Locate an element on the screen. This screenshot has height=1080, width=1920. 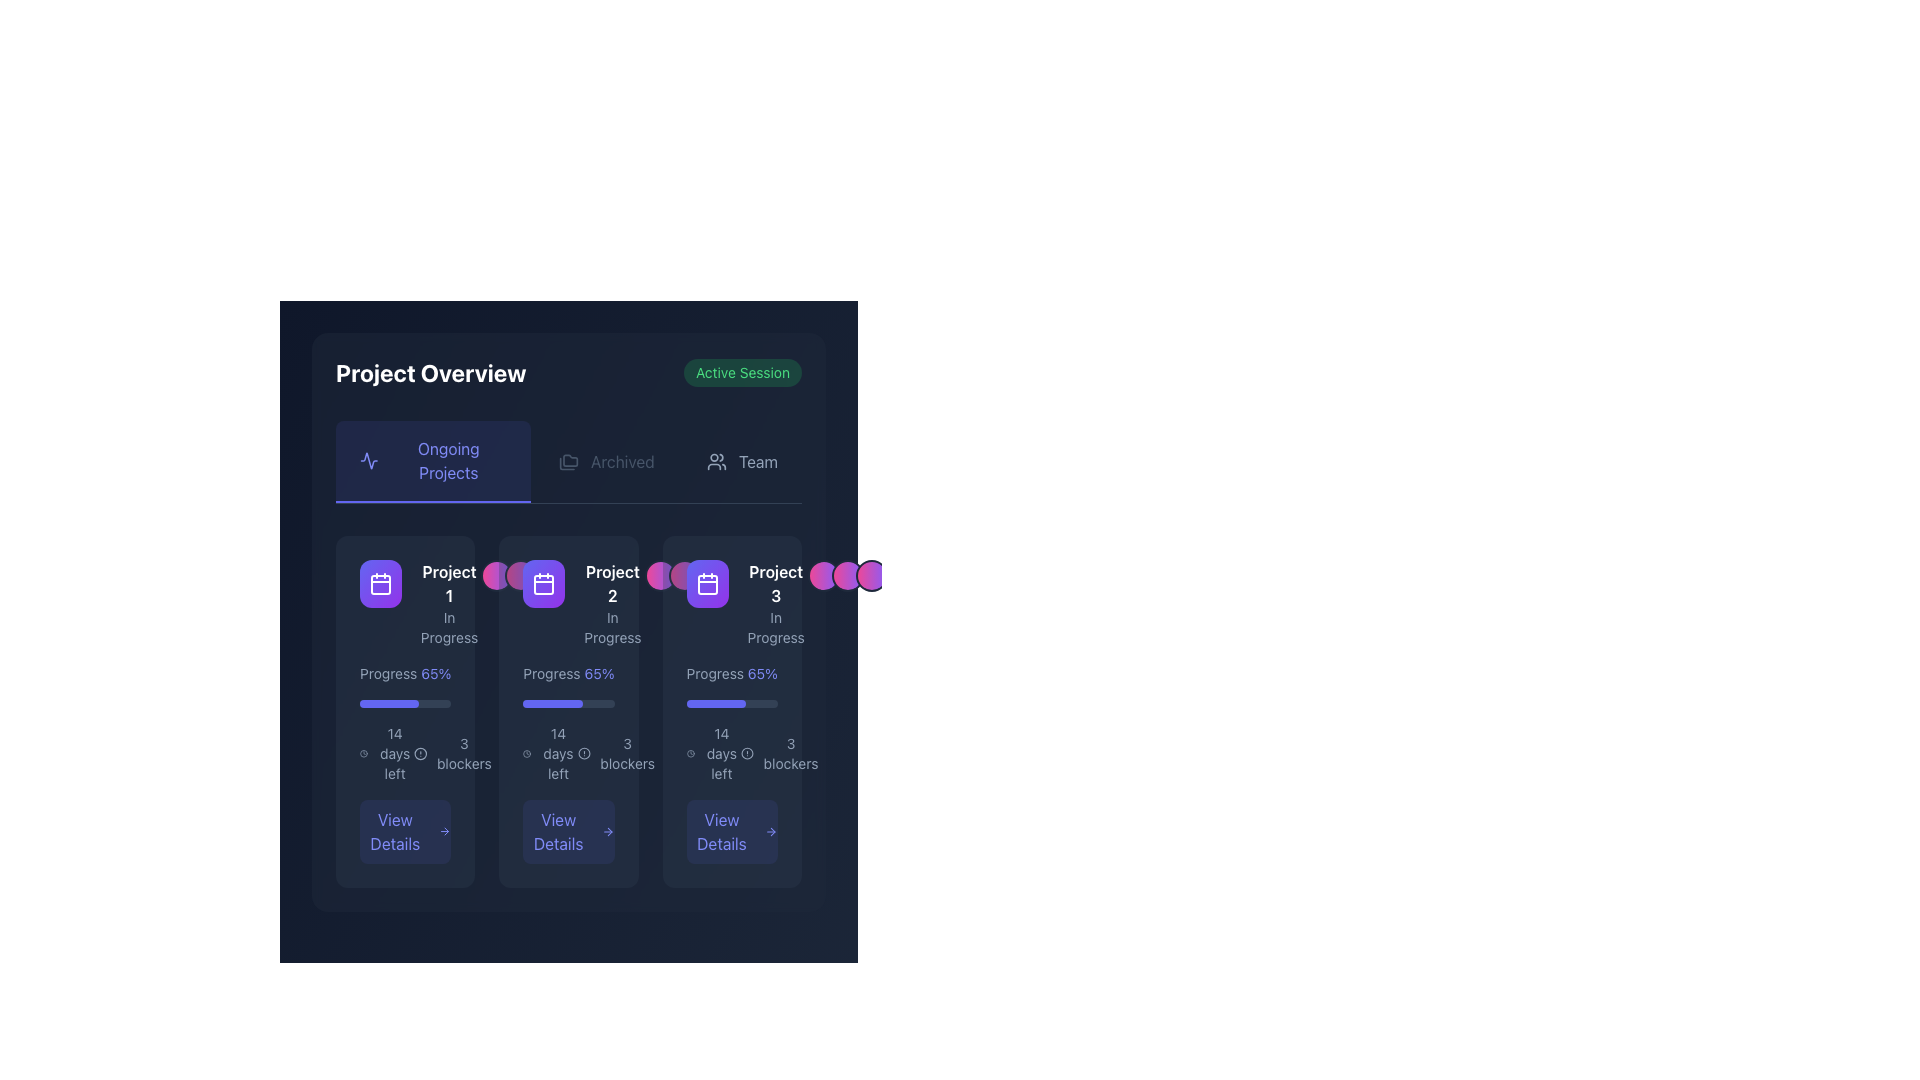
displayed text '3 blockers' from the Text label with an associated icon located in the second project card of the 'Ongoing Projects' section, positioned below the progress bar and to the right of the '14 days left' text is located at coordinates (615, 753).